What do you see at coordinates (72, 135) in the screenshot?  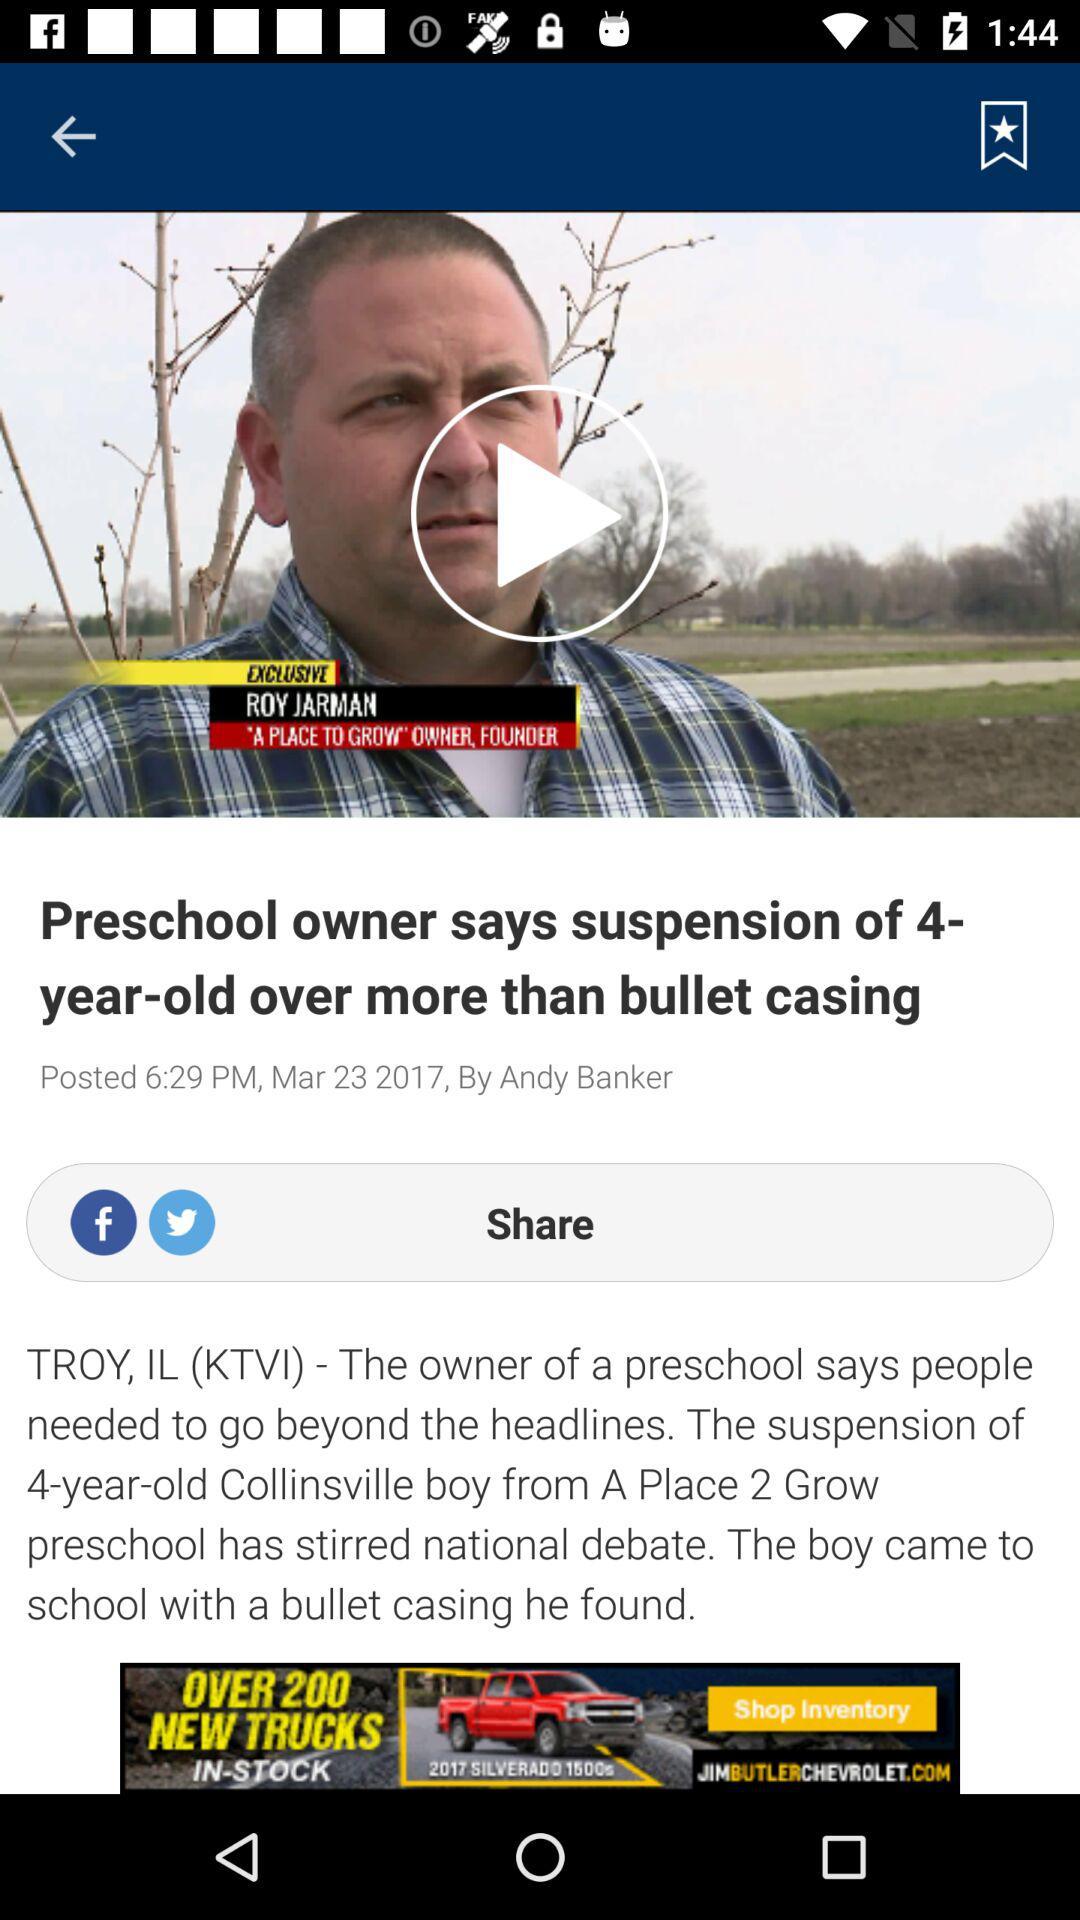 I see `the arrow_backward icon` at bounding box center [72, 135].